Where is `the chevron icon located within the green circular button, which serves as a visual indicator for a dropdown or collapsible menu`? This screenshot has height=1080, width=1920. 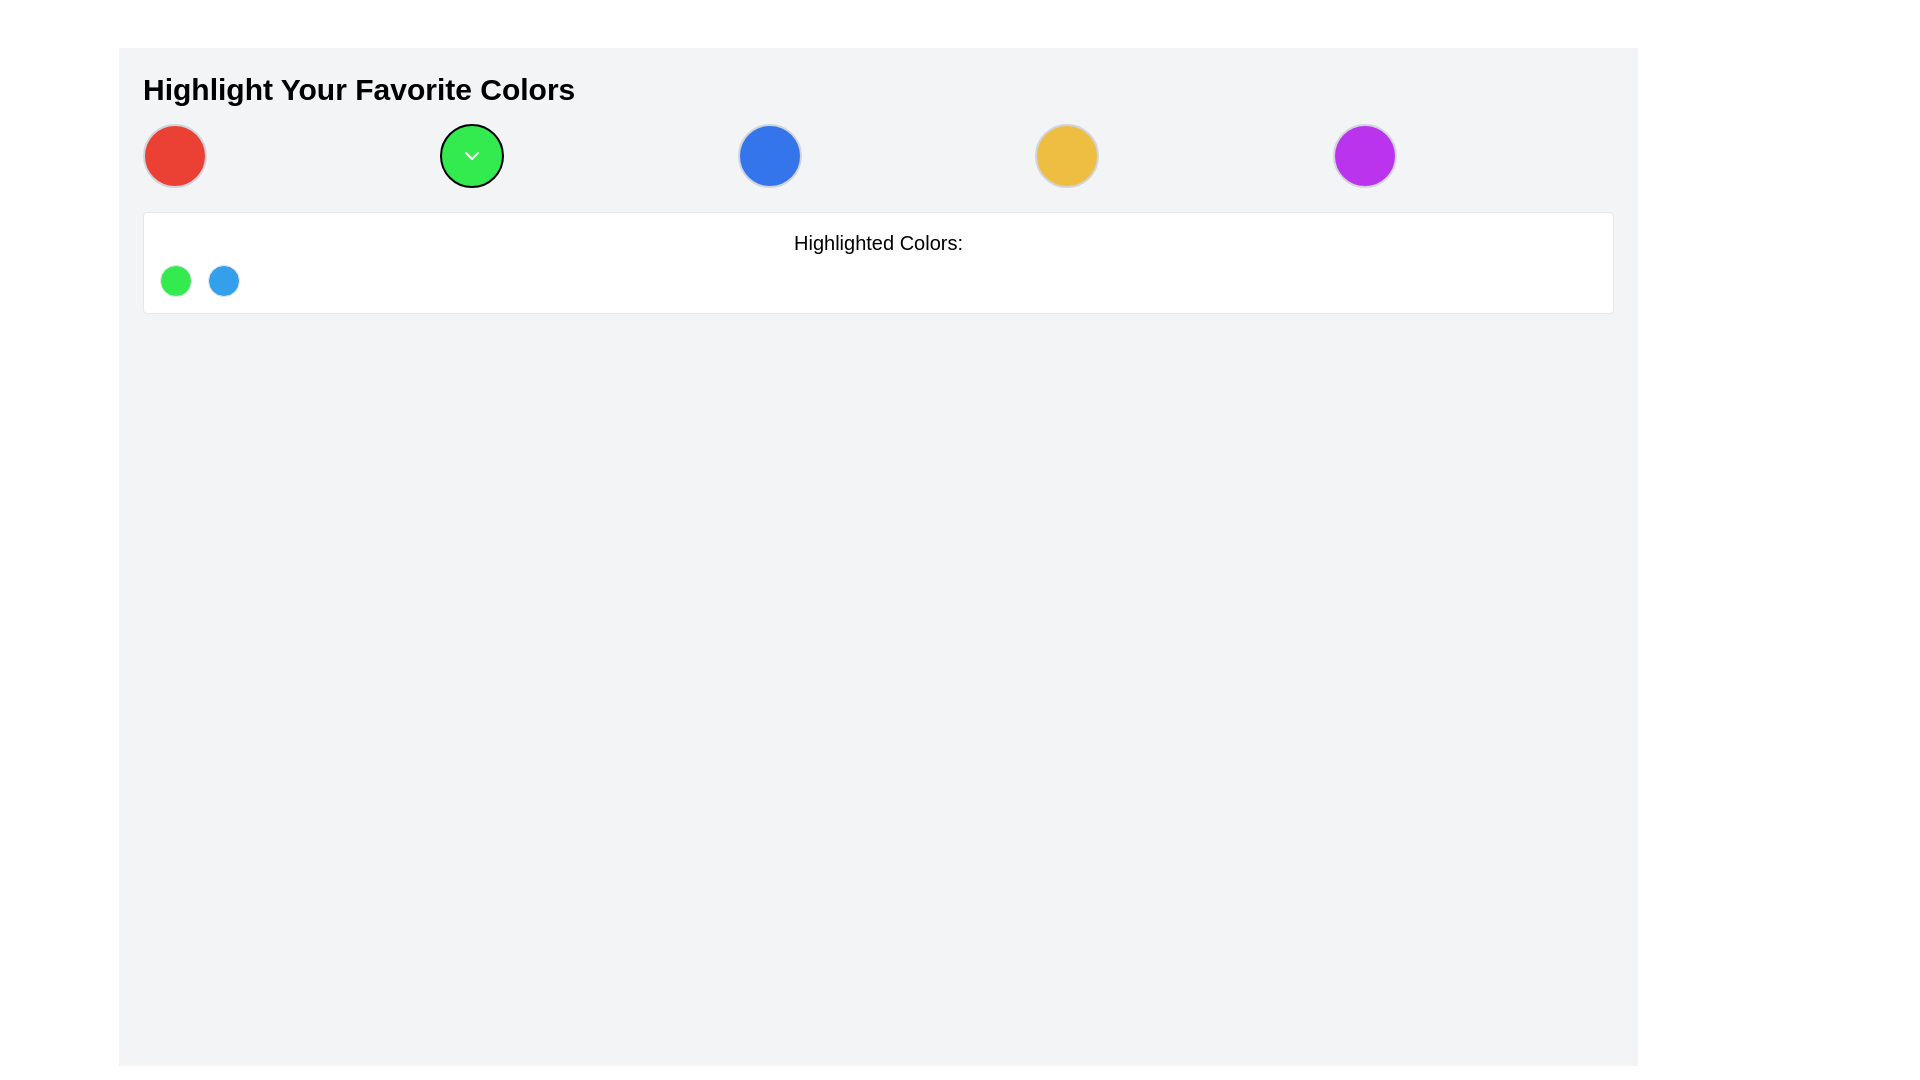
the chevron icon located within the green circular button, which serves as a visual indicator for a dropdown or collapsible menu is located at coordinates (471, 154).